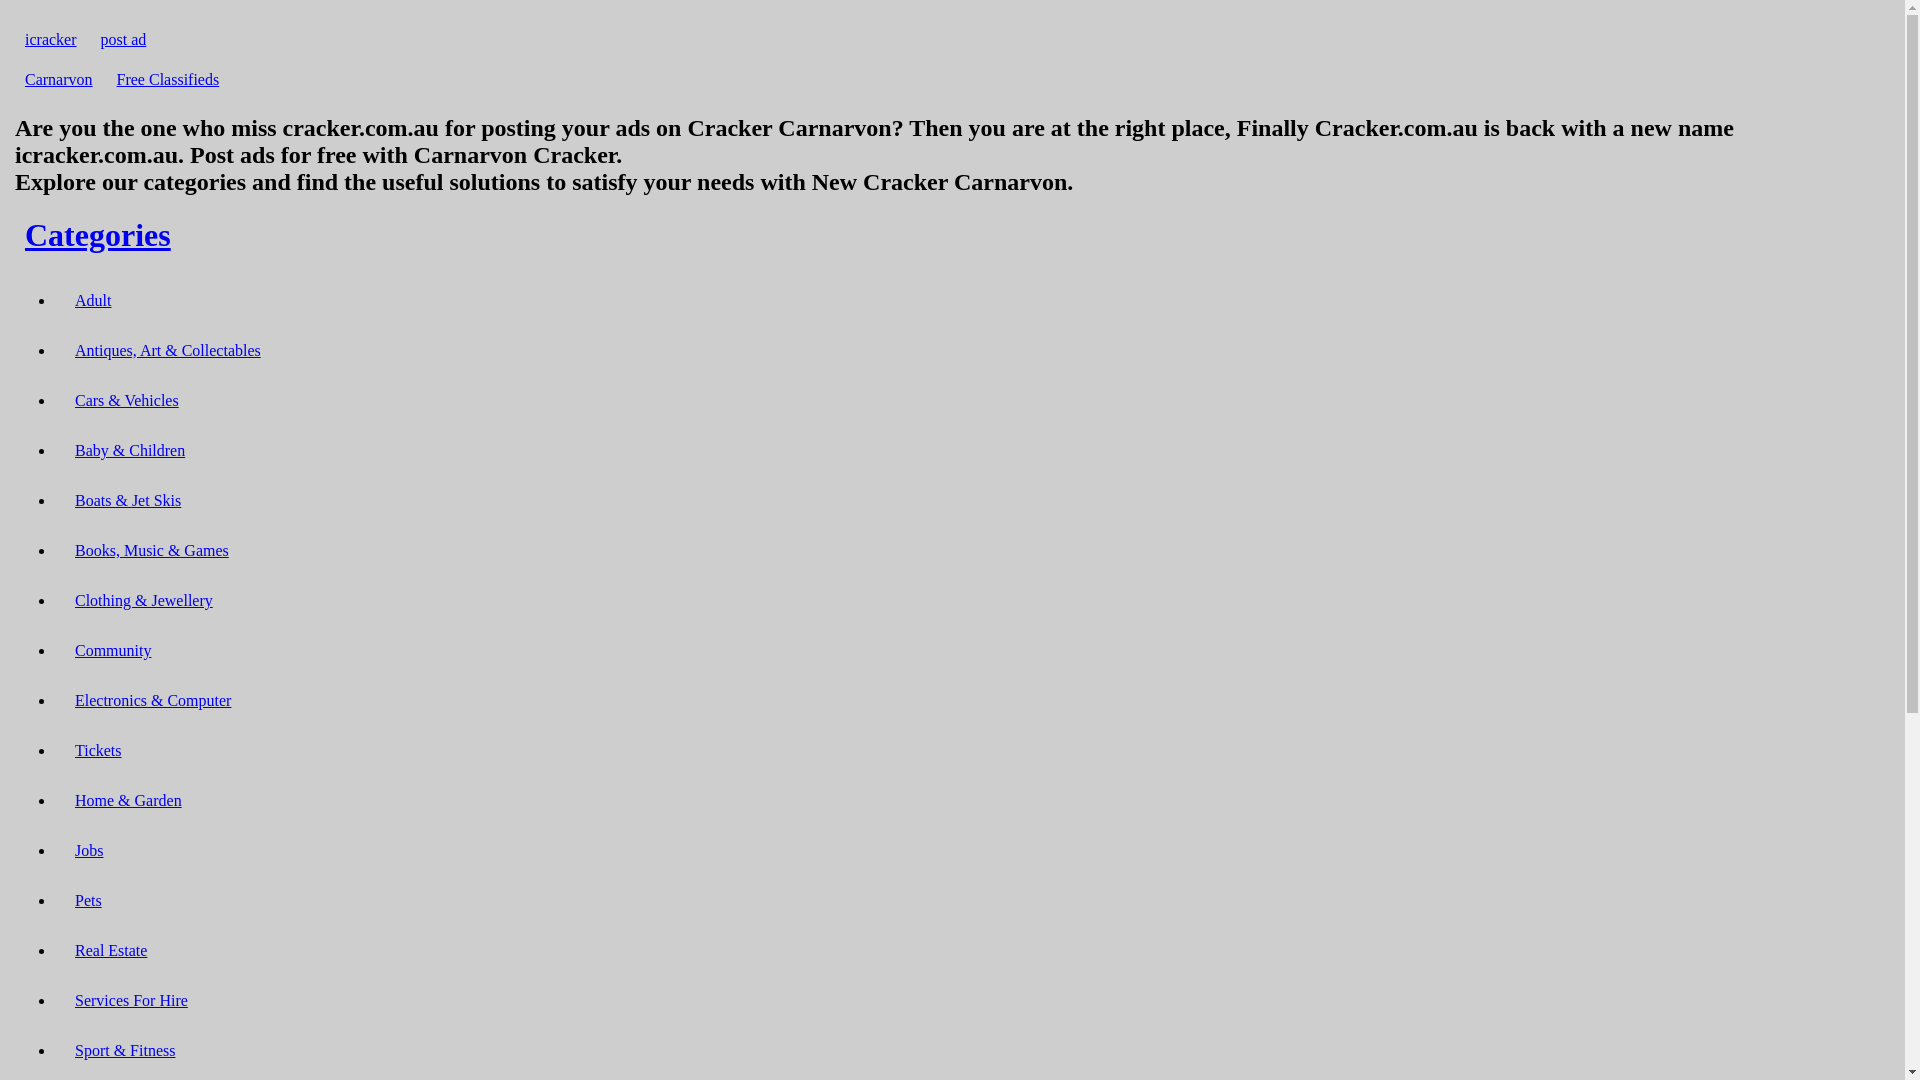 The image size is (1920, 1080). What do you see at coordinates (125, 400) in the screenshot?
I see `'Cars & Vehicles'` at bounding box center [125, 400].